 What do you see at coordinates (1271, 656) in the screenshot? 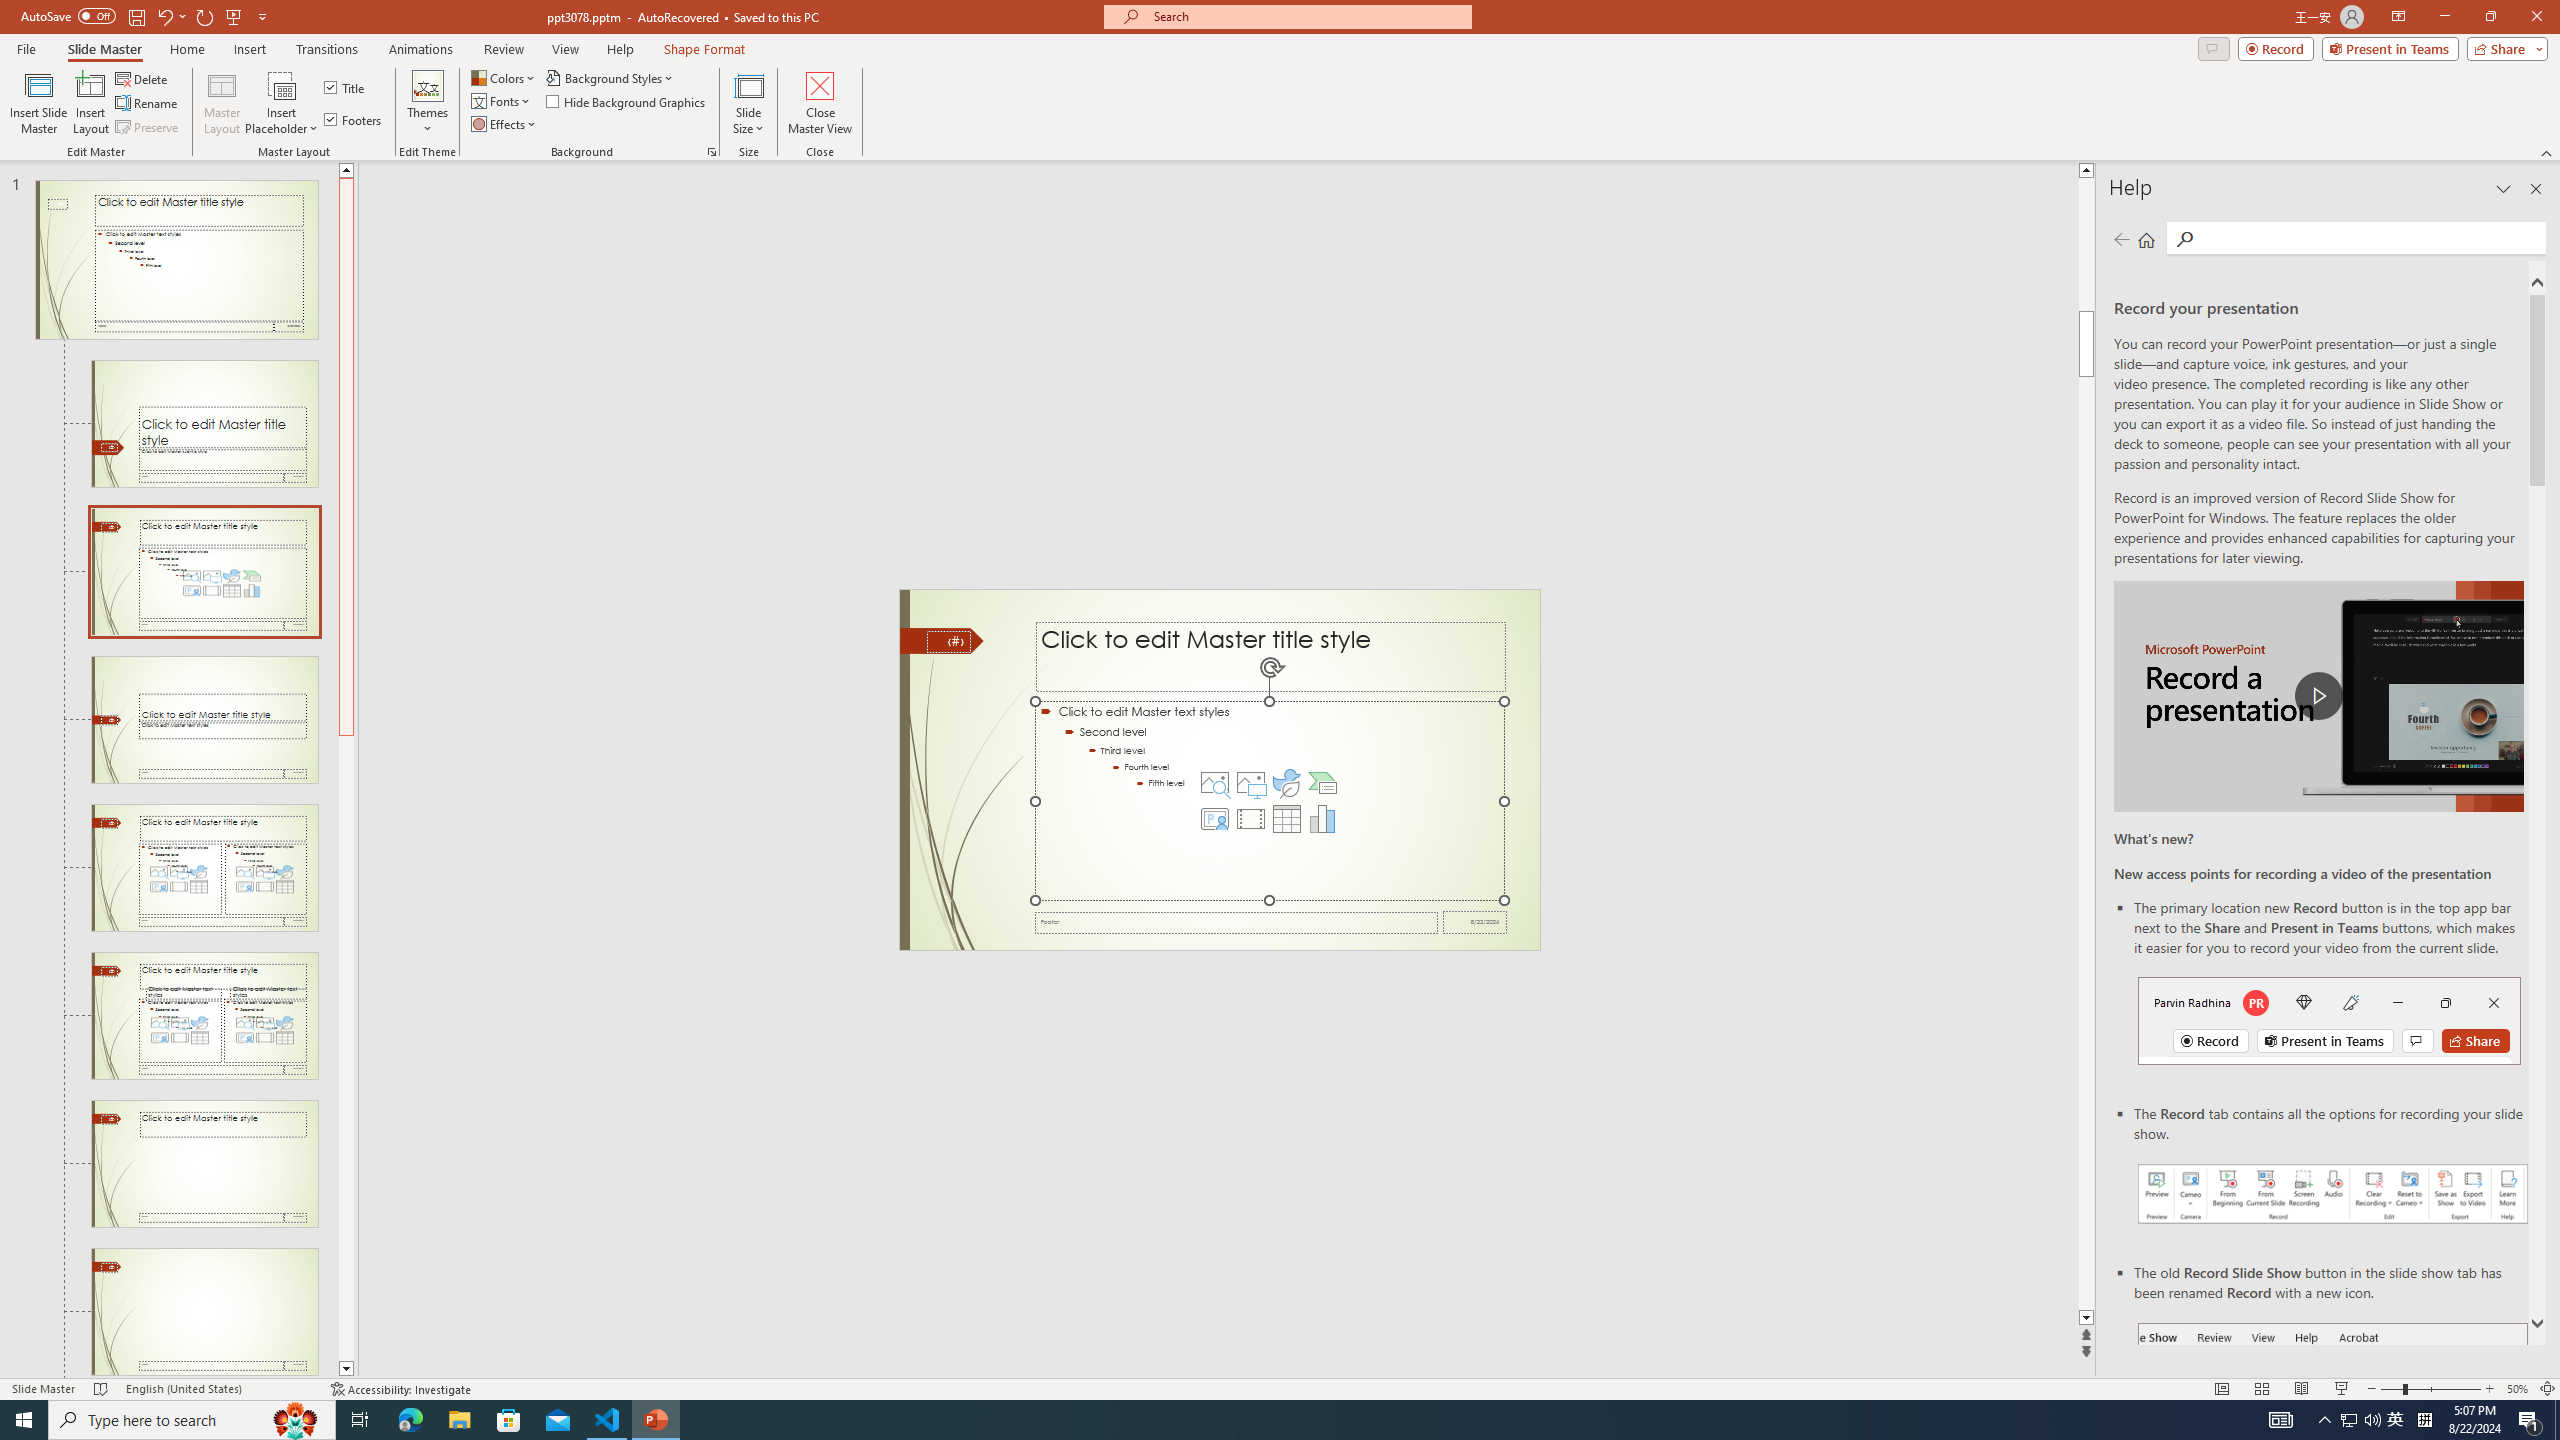
I see `'Title TextBox'` at bounding box center [1271, 656].